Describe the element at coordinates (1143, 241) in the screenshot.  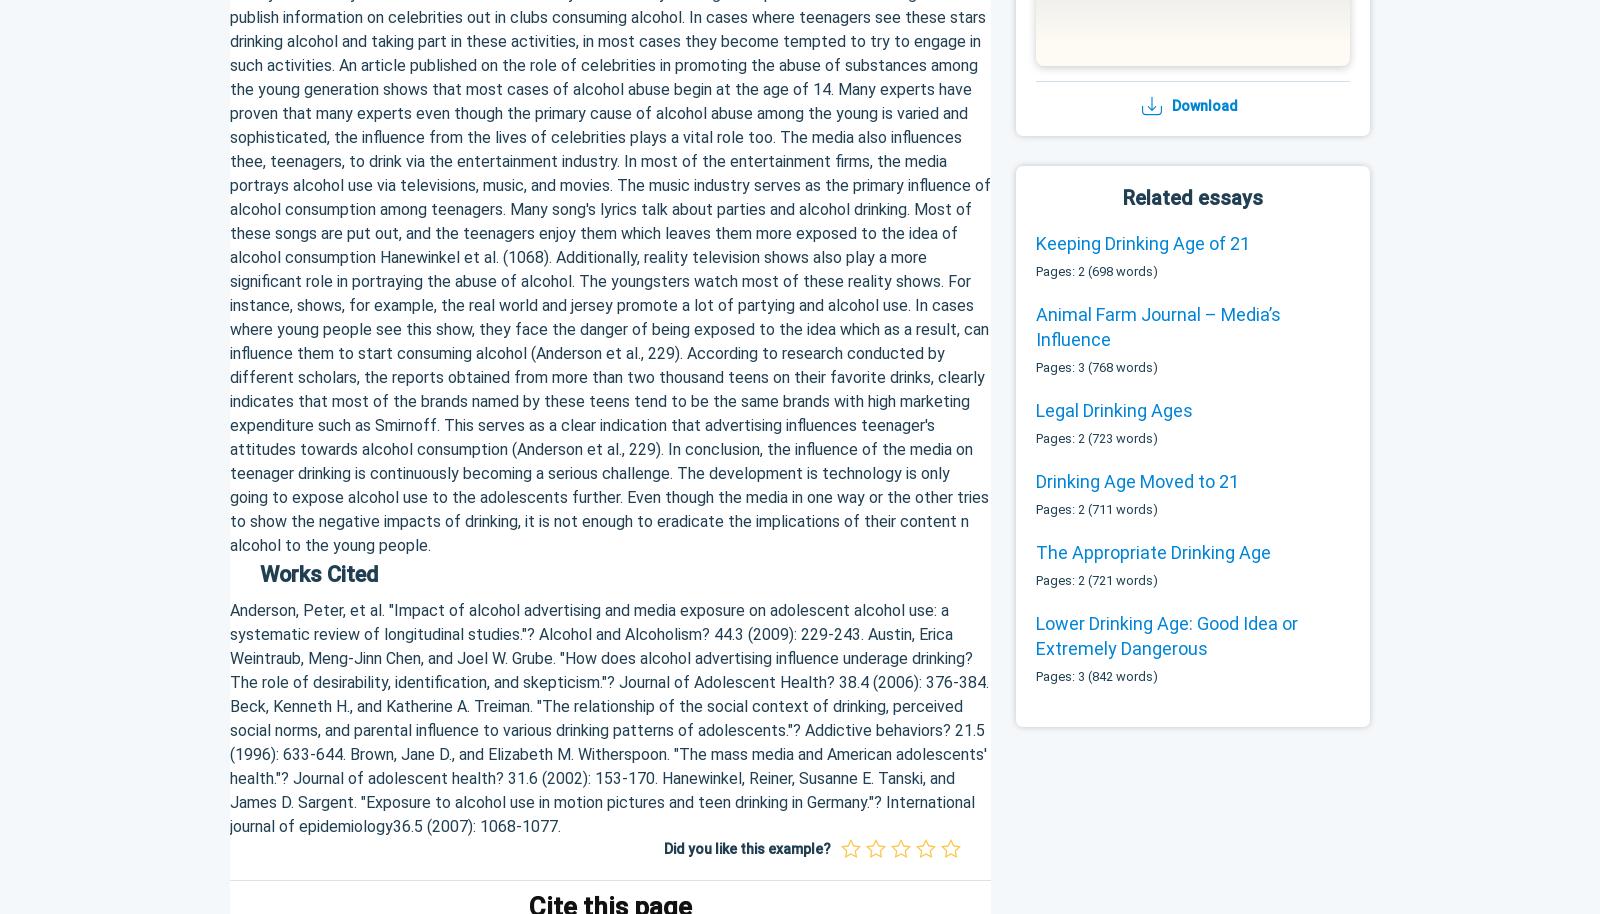
I see `'Keeping Drinking Age of 21'` at that location.